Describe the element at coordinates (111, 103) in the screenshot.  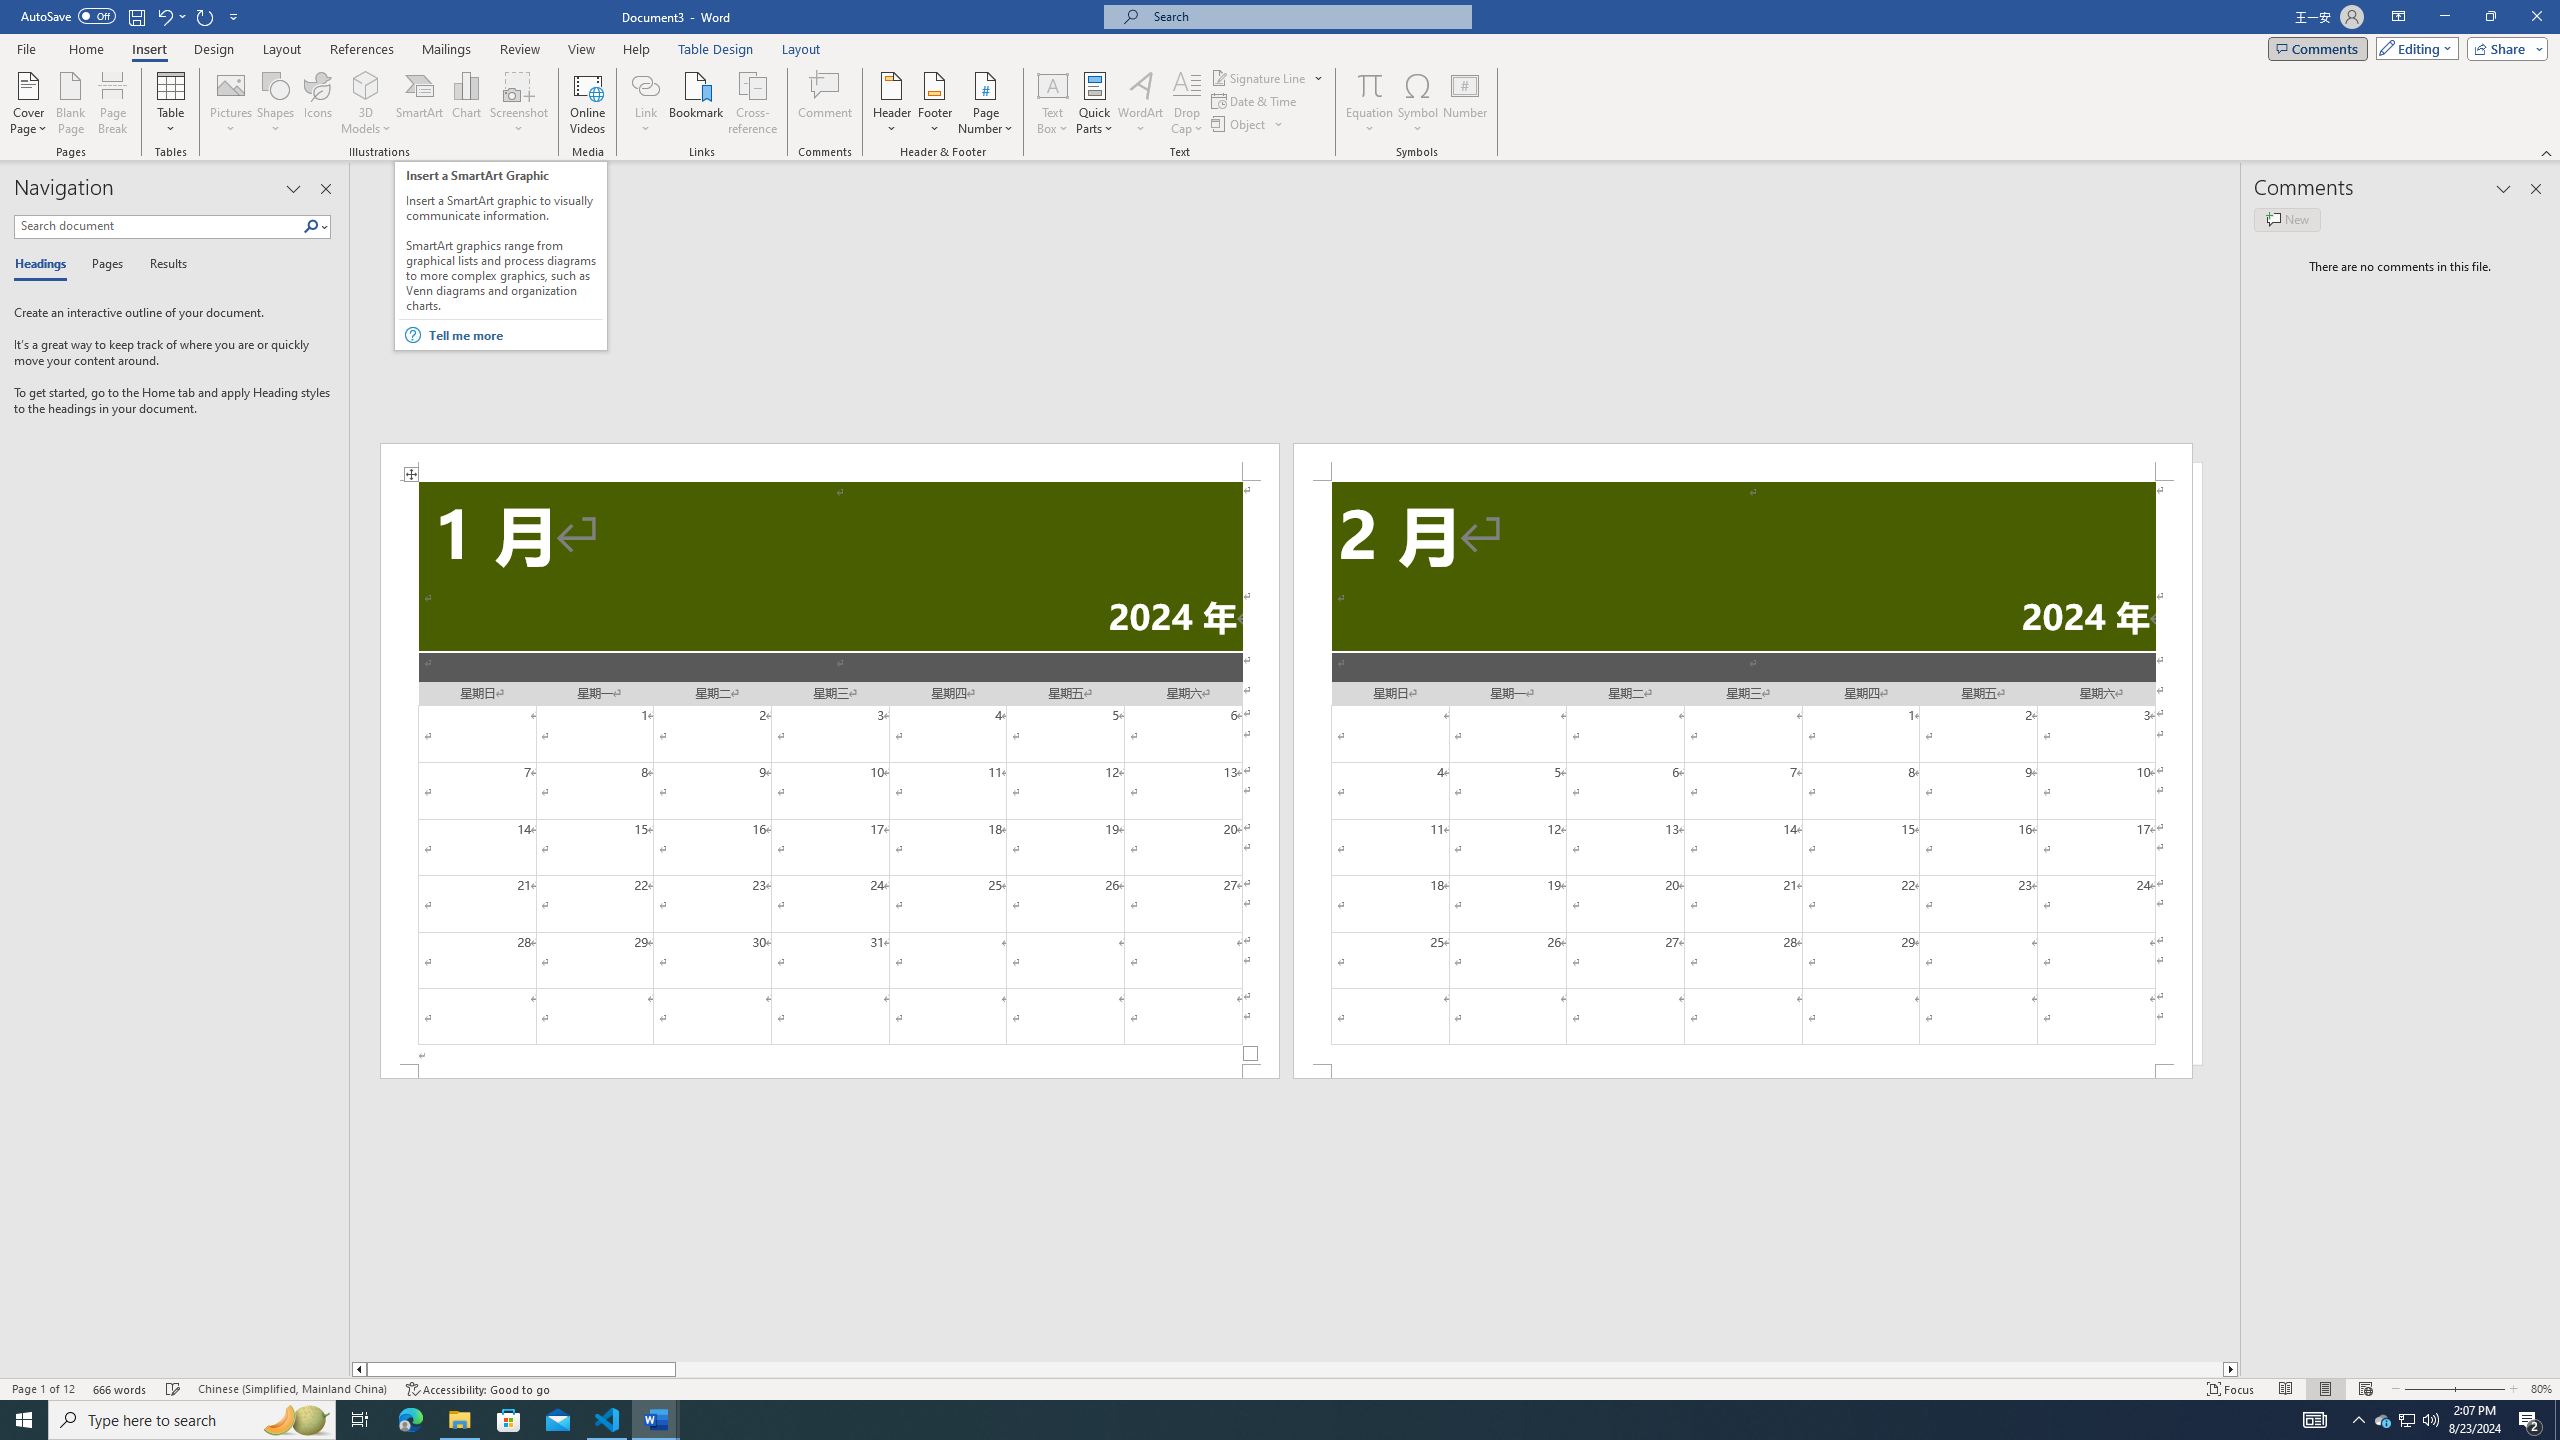
I see `'Page Break'` at that location.